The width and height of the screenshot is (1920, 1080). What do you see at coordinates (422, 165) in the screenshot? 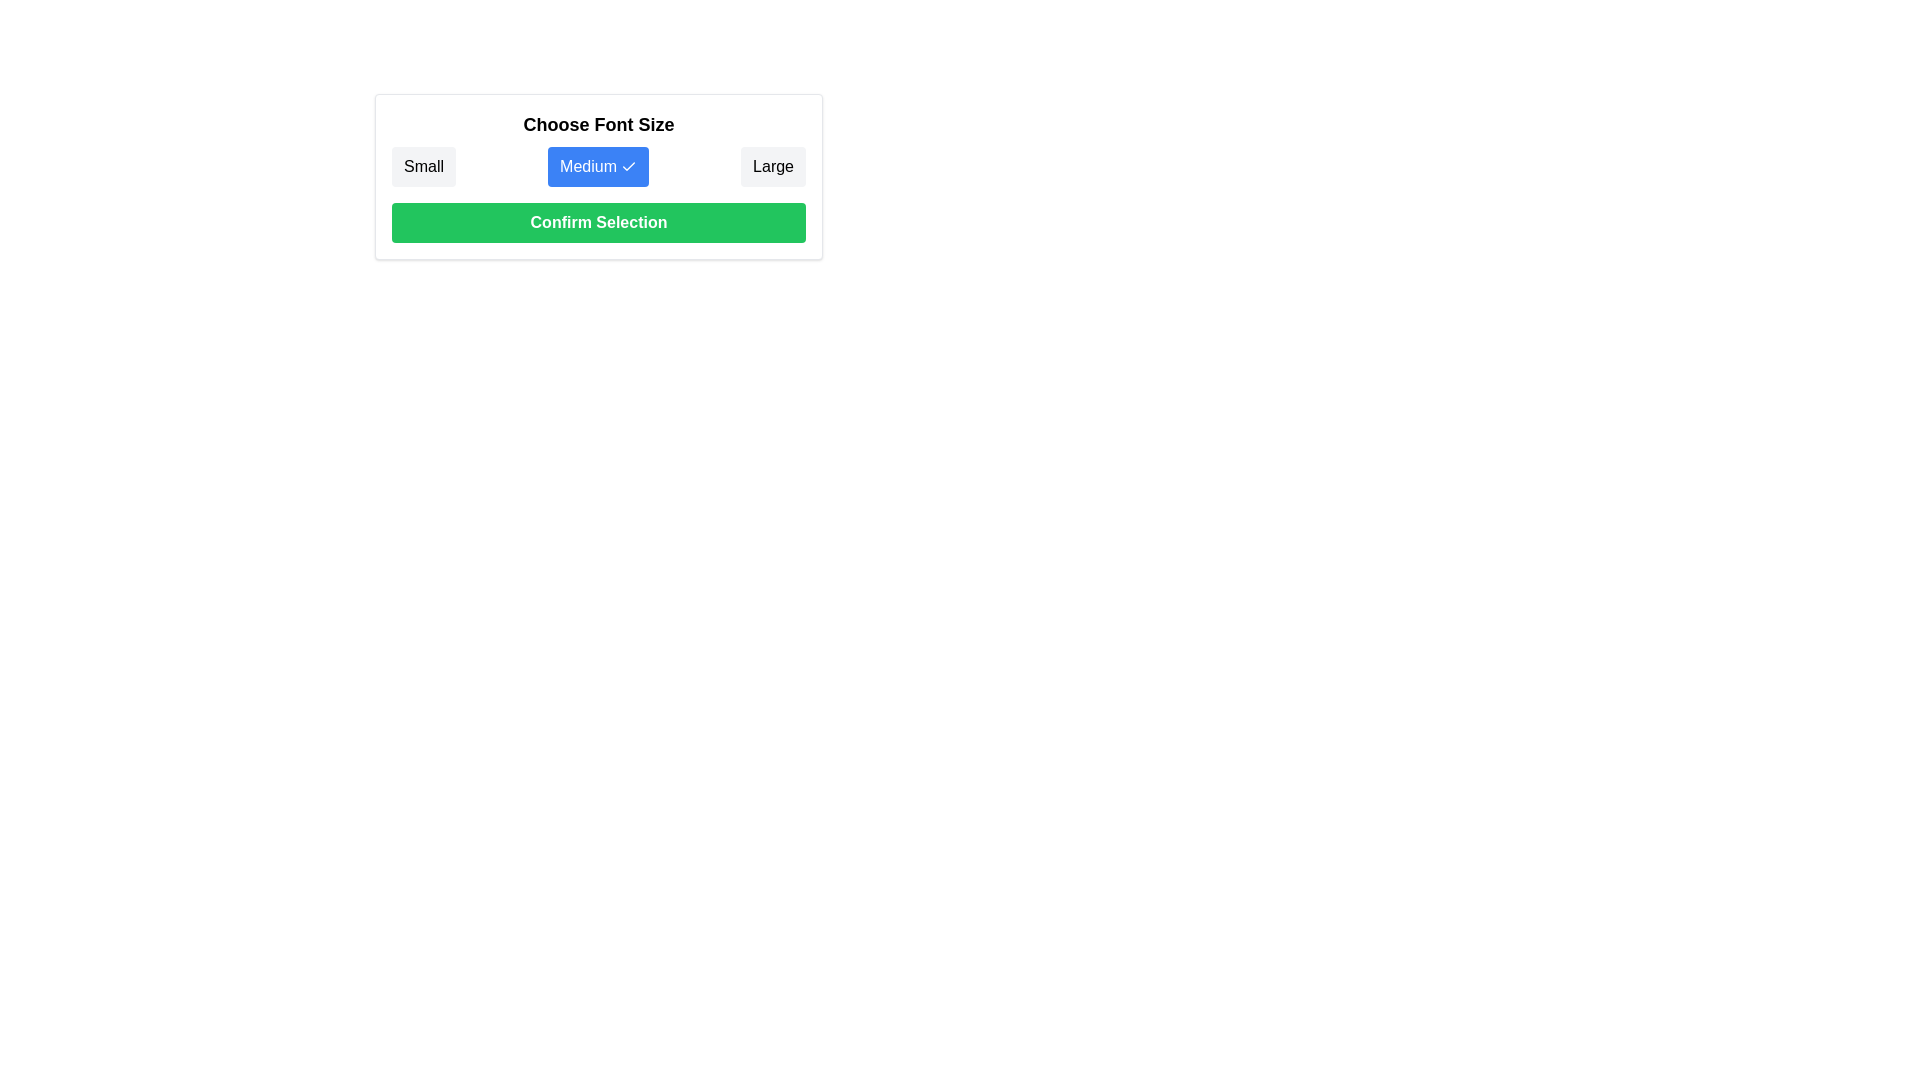
I see `the 'Small' font size button in the 'Choose Font Size' menu` at bounding box center [422, 165].